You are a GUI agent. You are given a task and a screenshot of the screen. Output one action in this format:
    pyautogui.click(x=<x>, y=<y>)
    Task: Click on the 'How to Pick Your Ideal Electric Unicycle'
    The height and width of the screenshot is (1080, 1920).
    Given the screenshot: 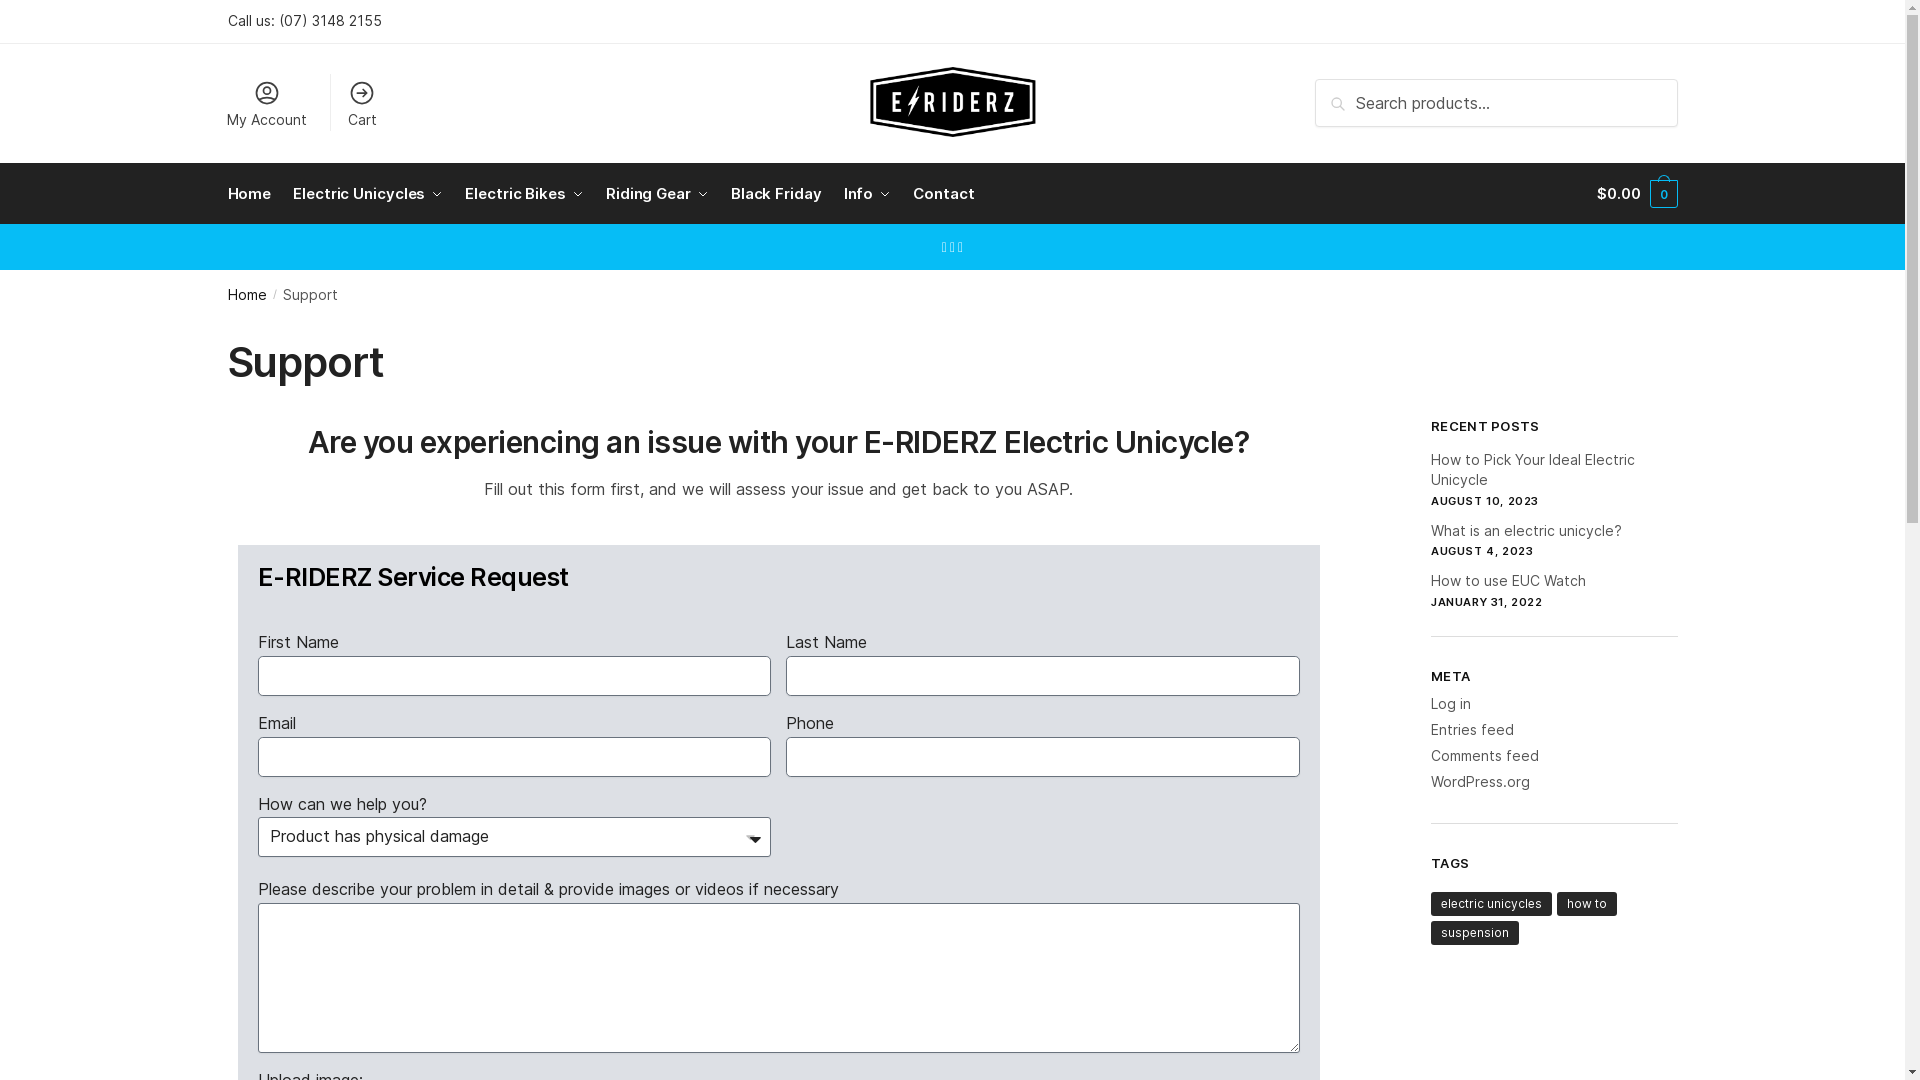 What is the action you would take?
    pyautogui.click(x=1531, y=469)
    